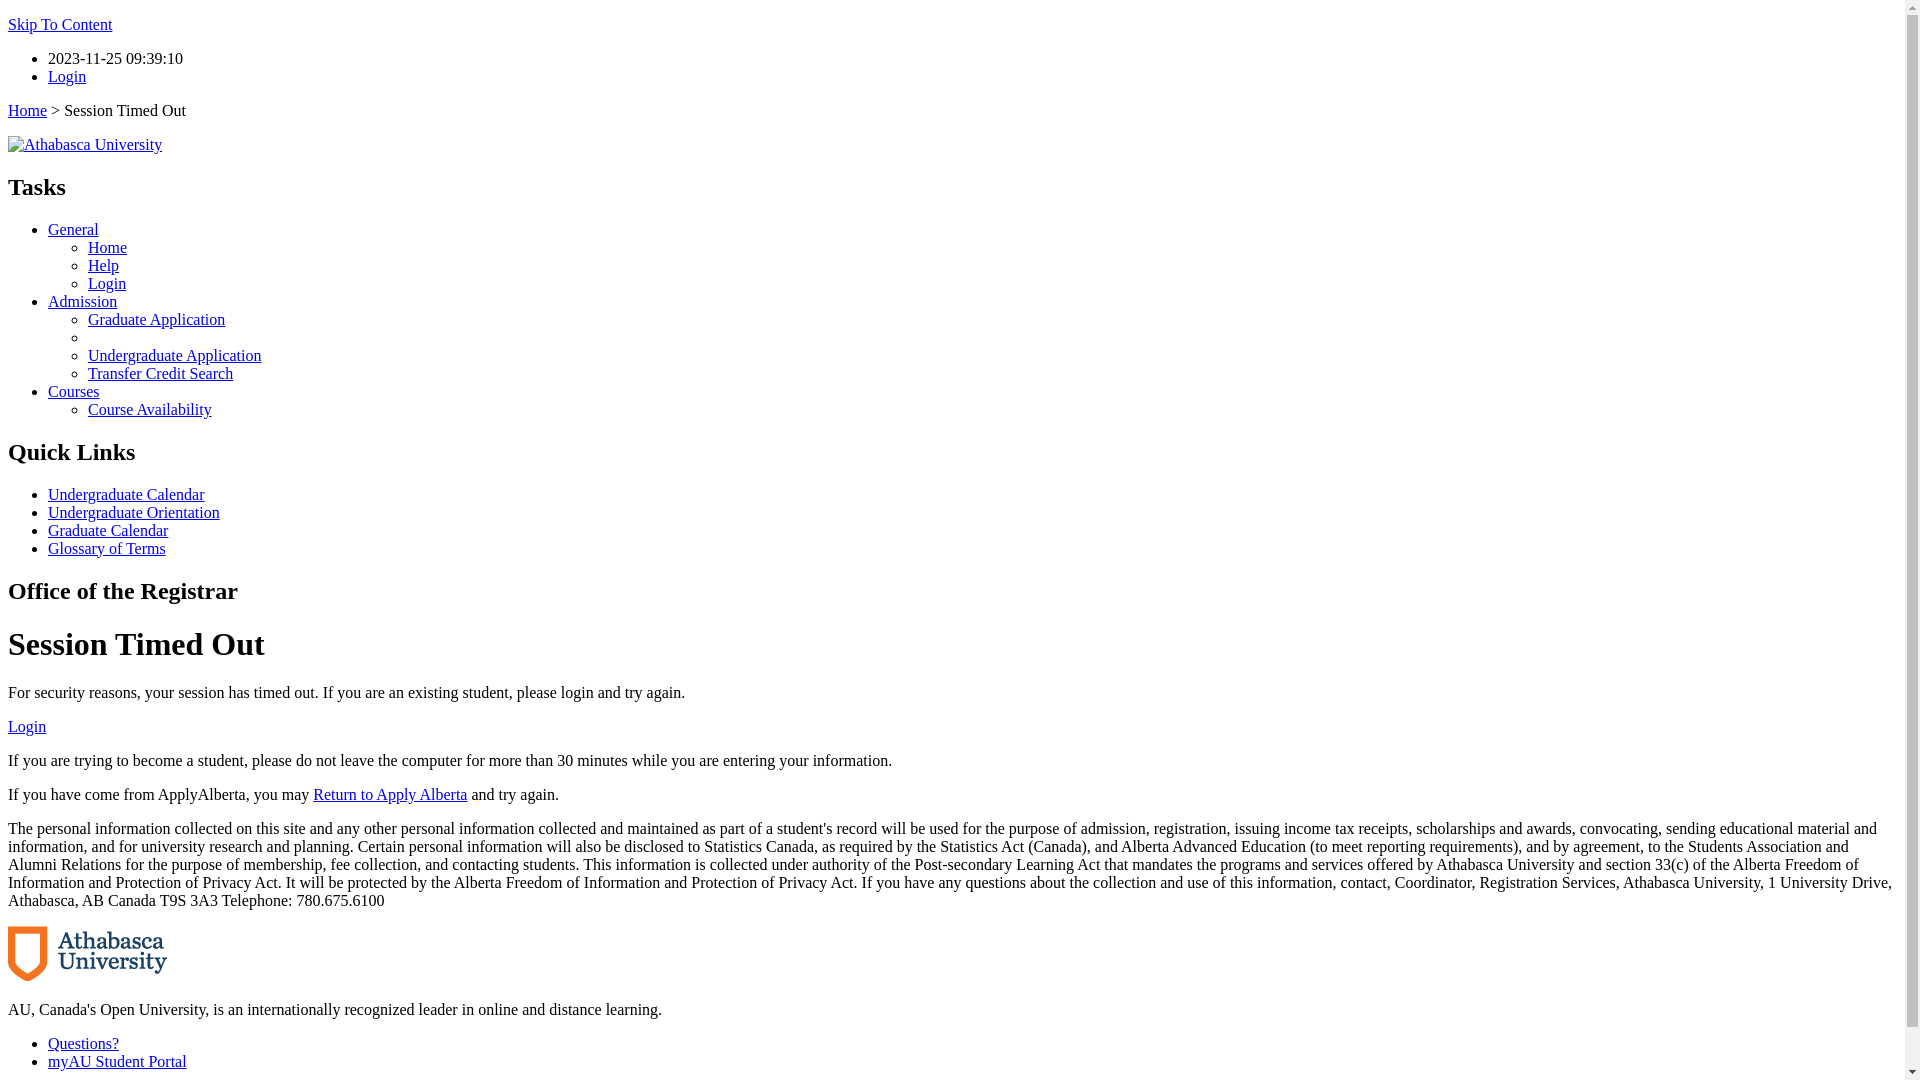 The image size is (1920, 1080). Describe the element at coordinates (116, 1060) in the screenshot. I see `'myAU Student Portal'` at that location.